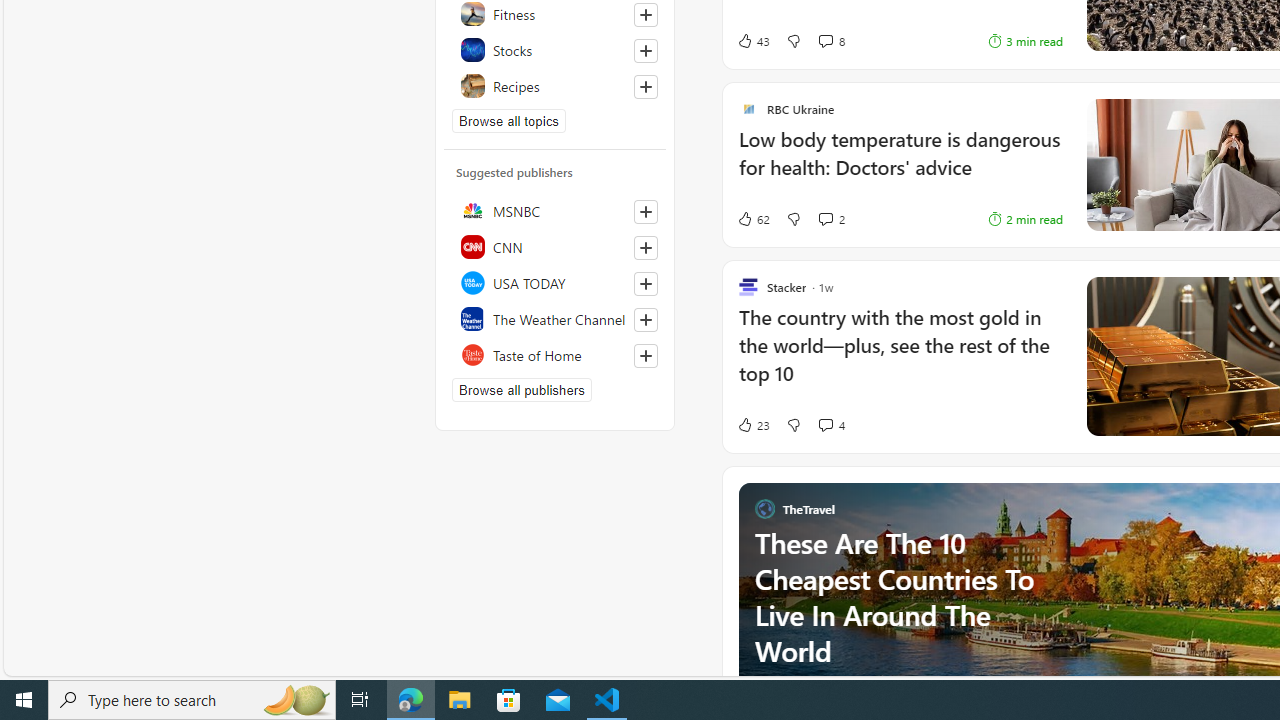 This screenshot has width=1280, height=720. Describe the element at coordinates (830, 41) in the screenshot. I see `'View comments 8 Comment'` at that location.